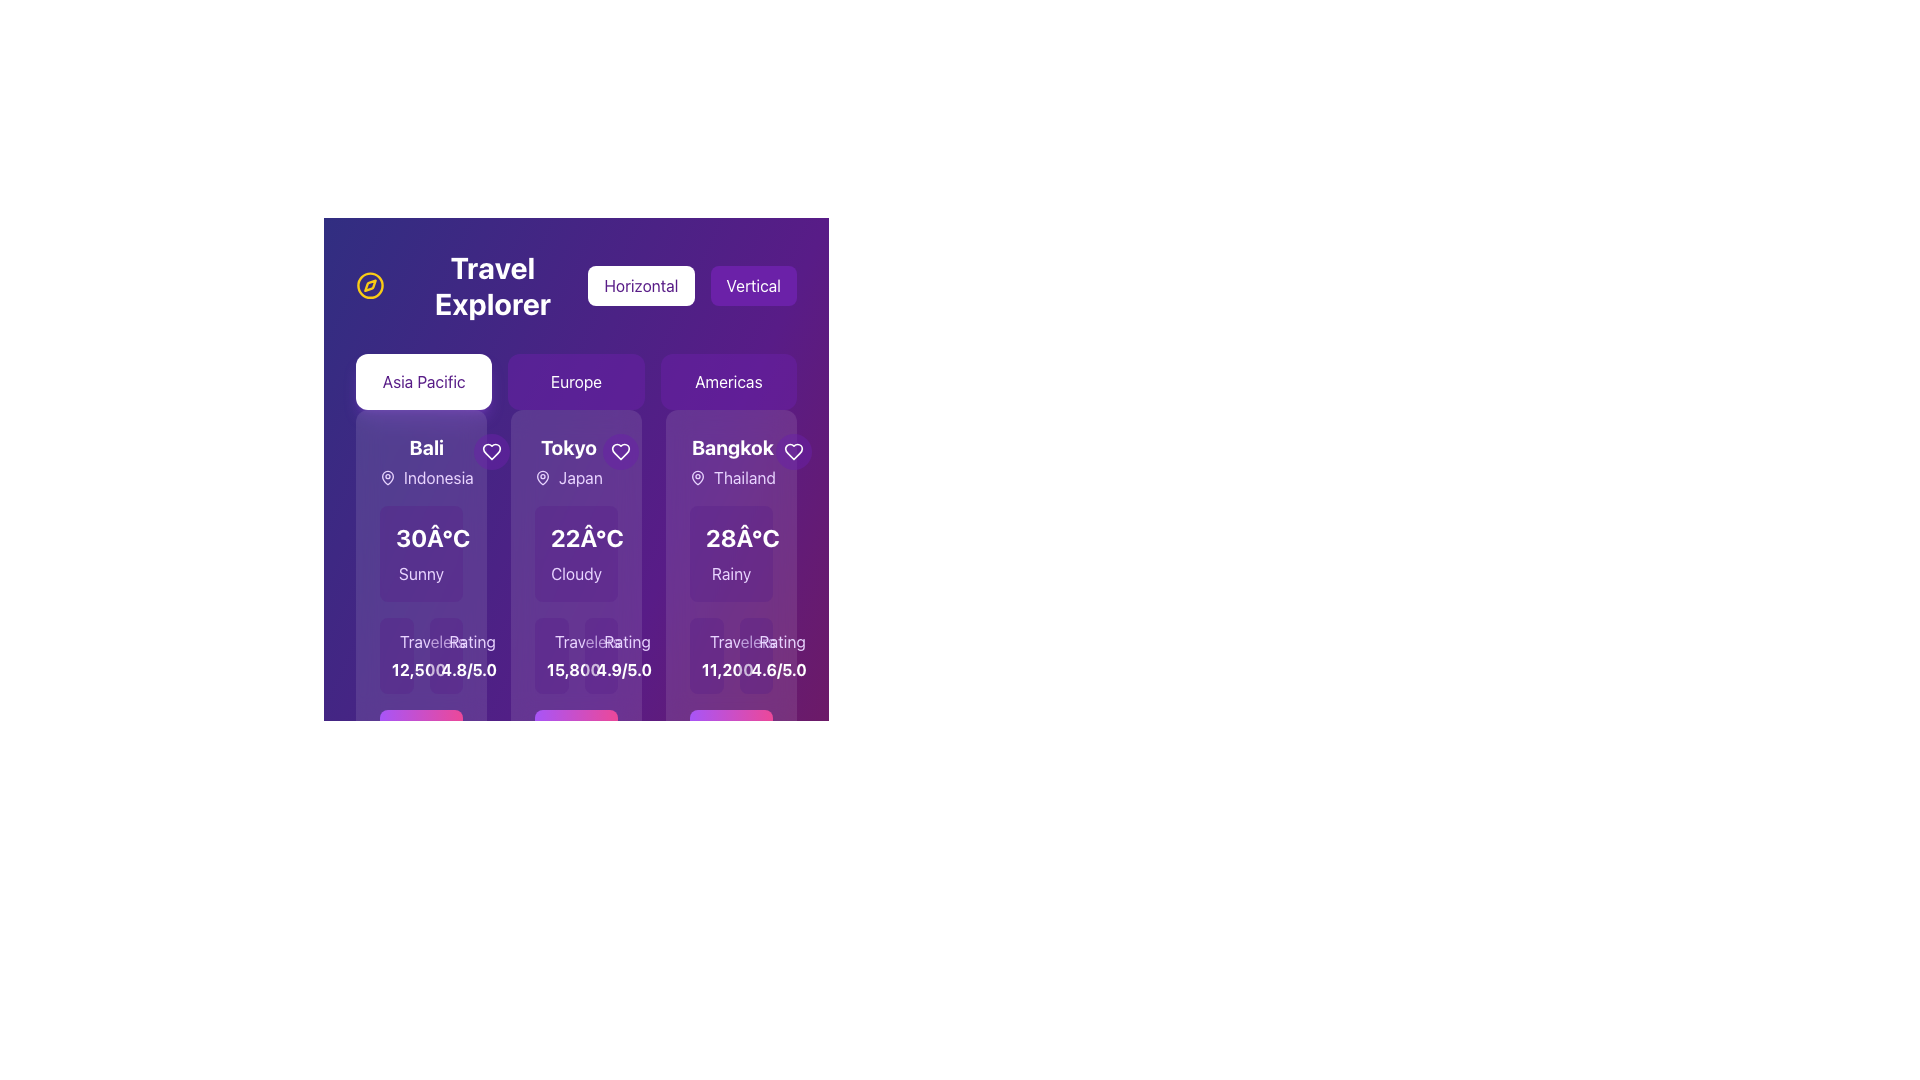  Describe the element at coordinates (755, 670) in the screenshot. I see `the text label that indicates the average user rating for the Bangkok destination, located below the temperature display and next to the 'Rating' label and icon` at that location.